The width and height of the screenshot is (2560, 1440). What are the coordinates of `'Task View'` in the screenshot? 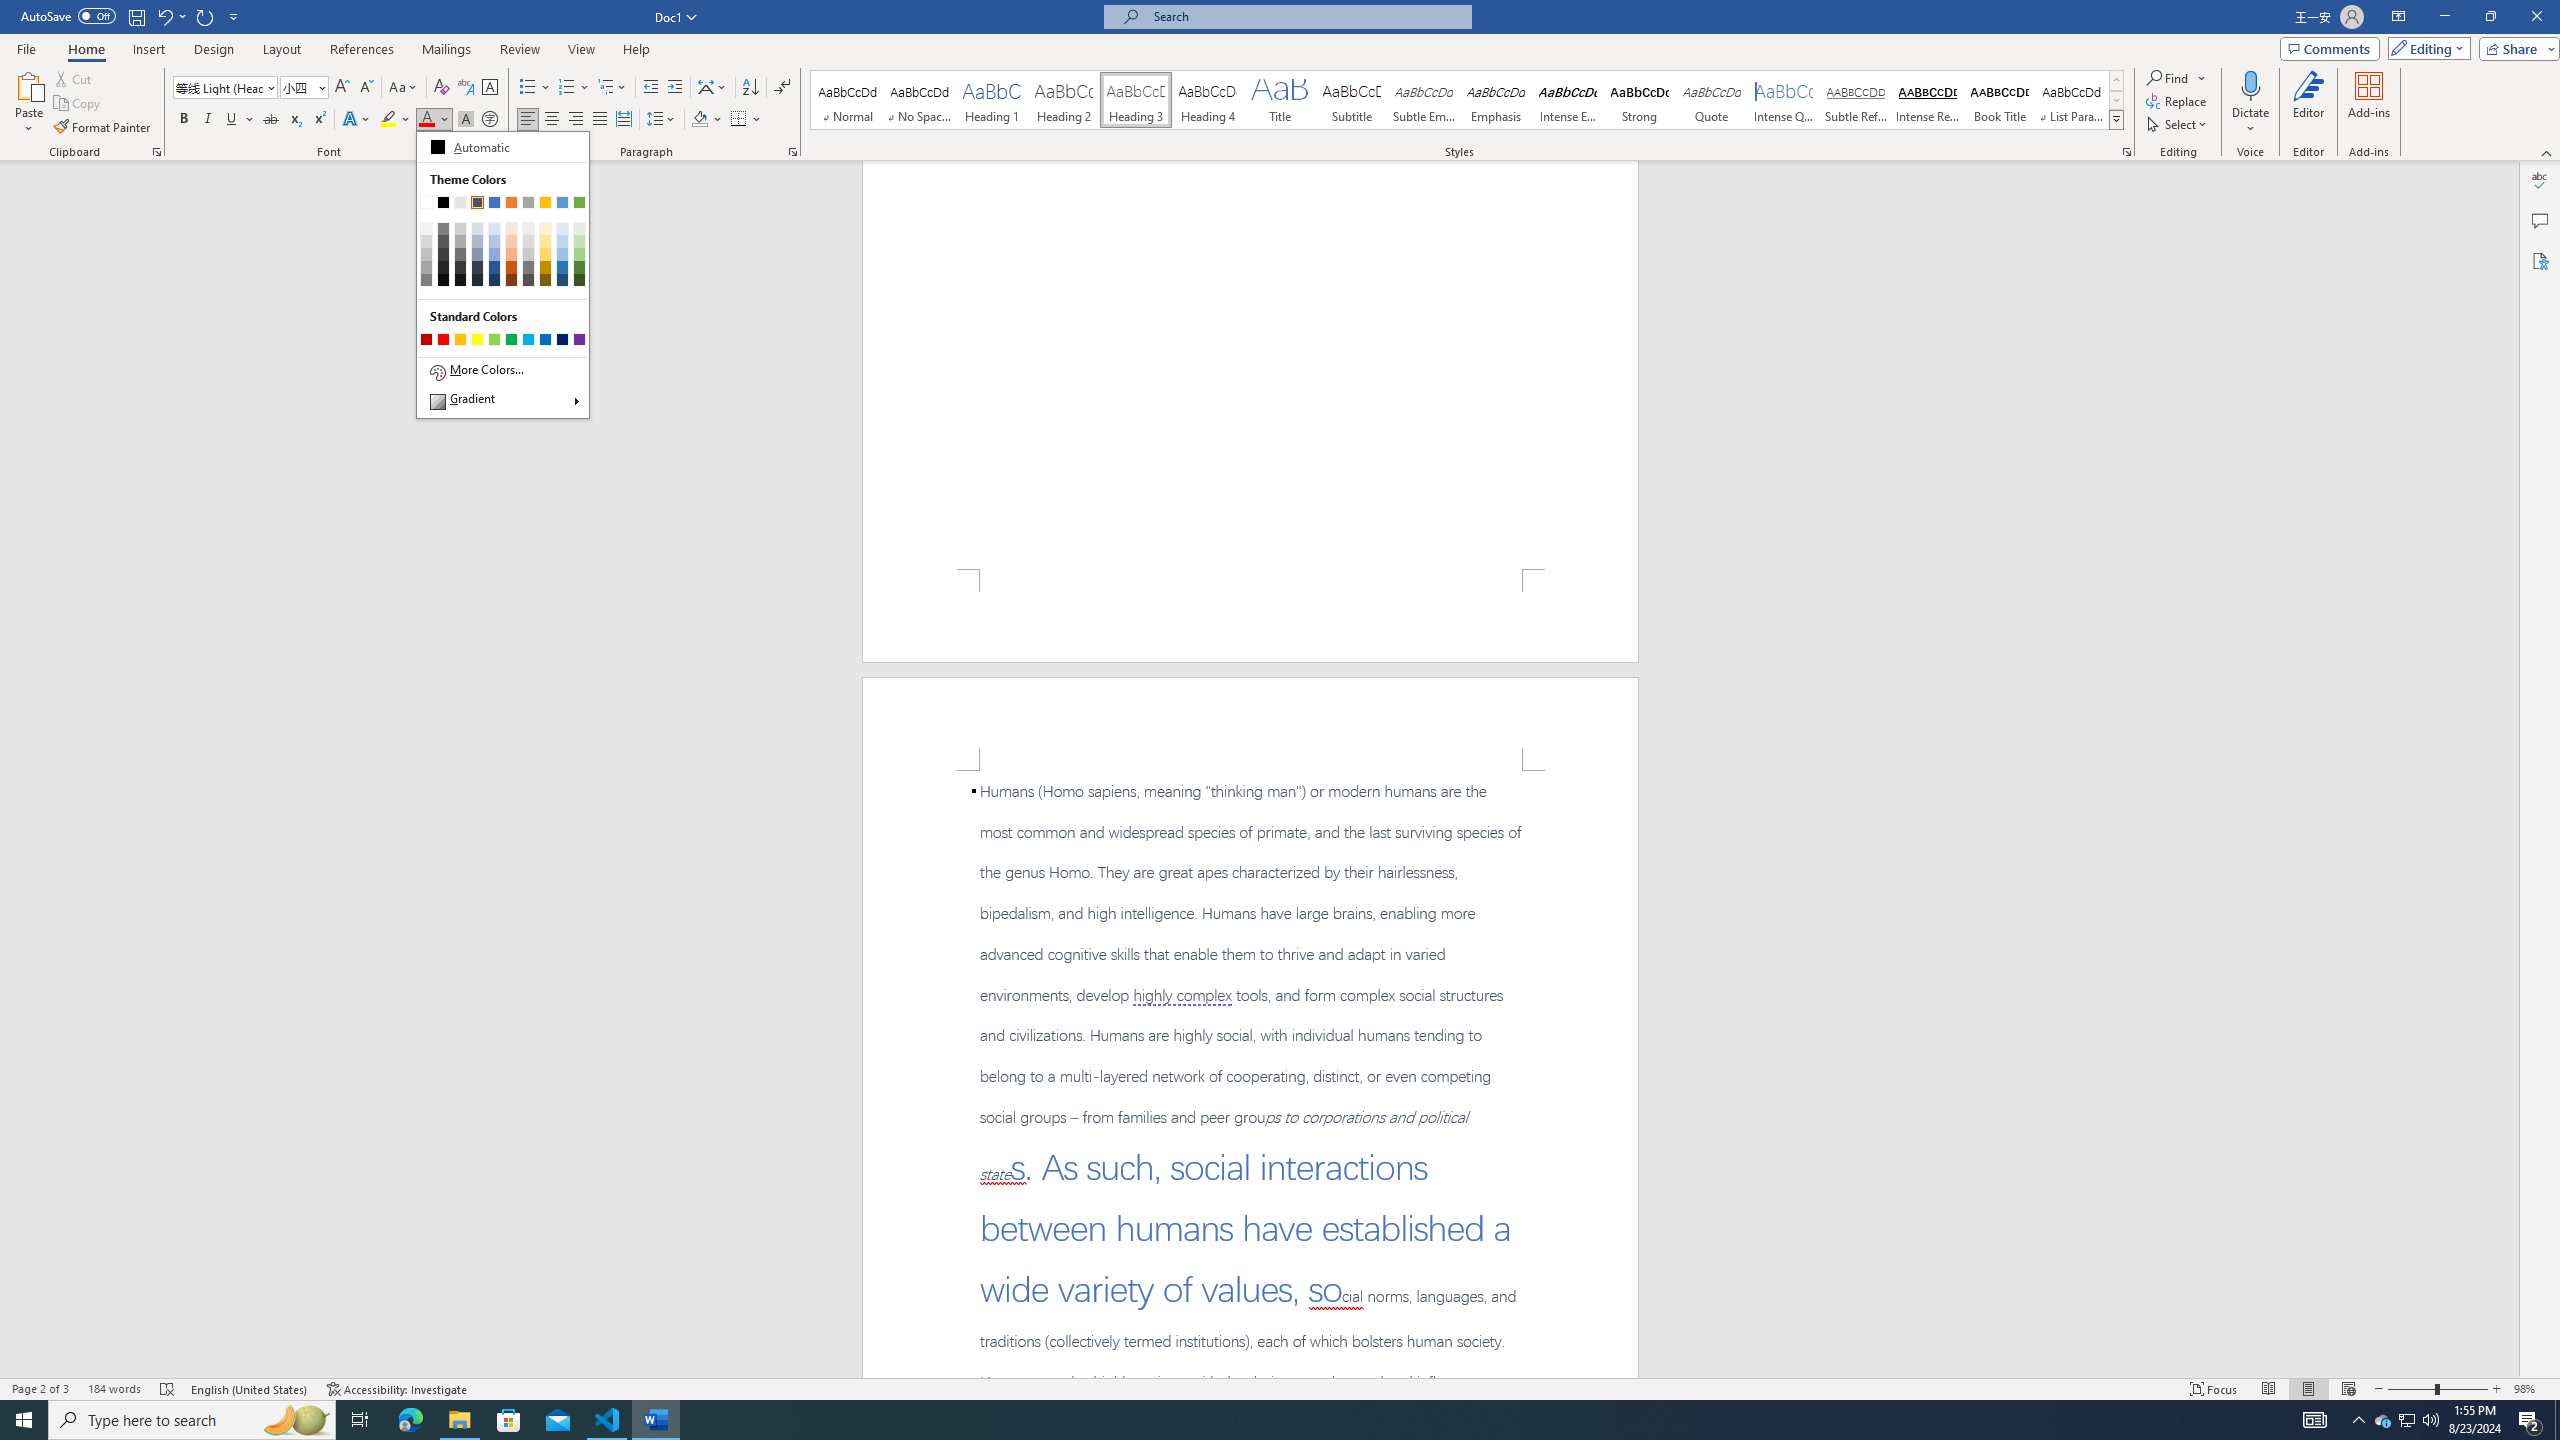 It's located at (358, 1418).